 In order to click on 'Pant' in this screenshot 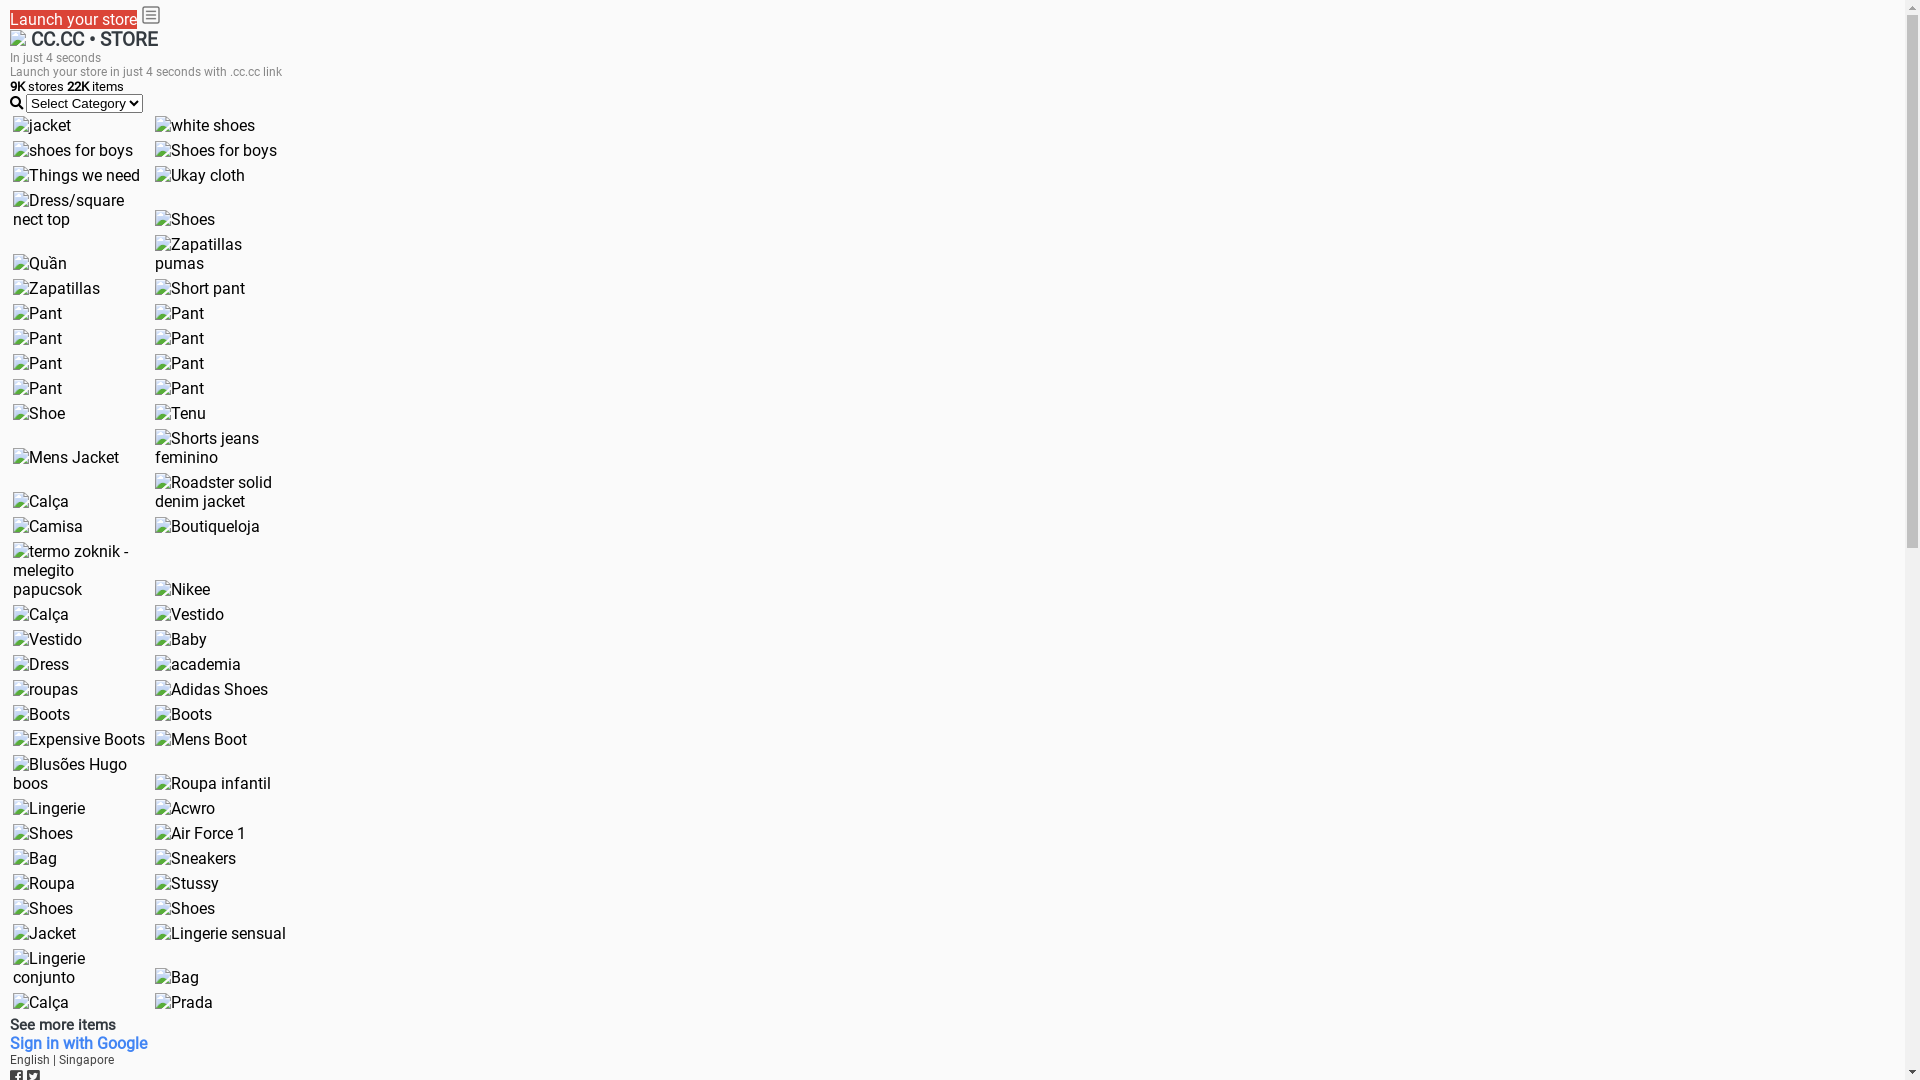, I will do `click(37, 363)`.